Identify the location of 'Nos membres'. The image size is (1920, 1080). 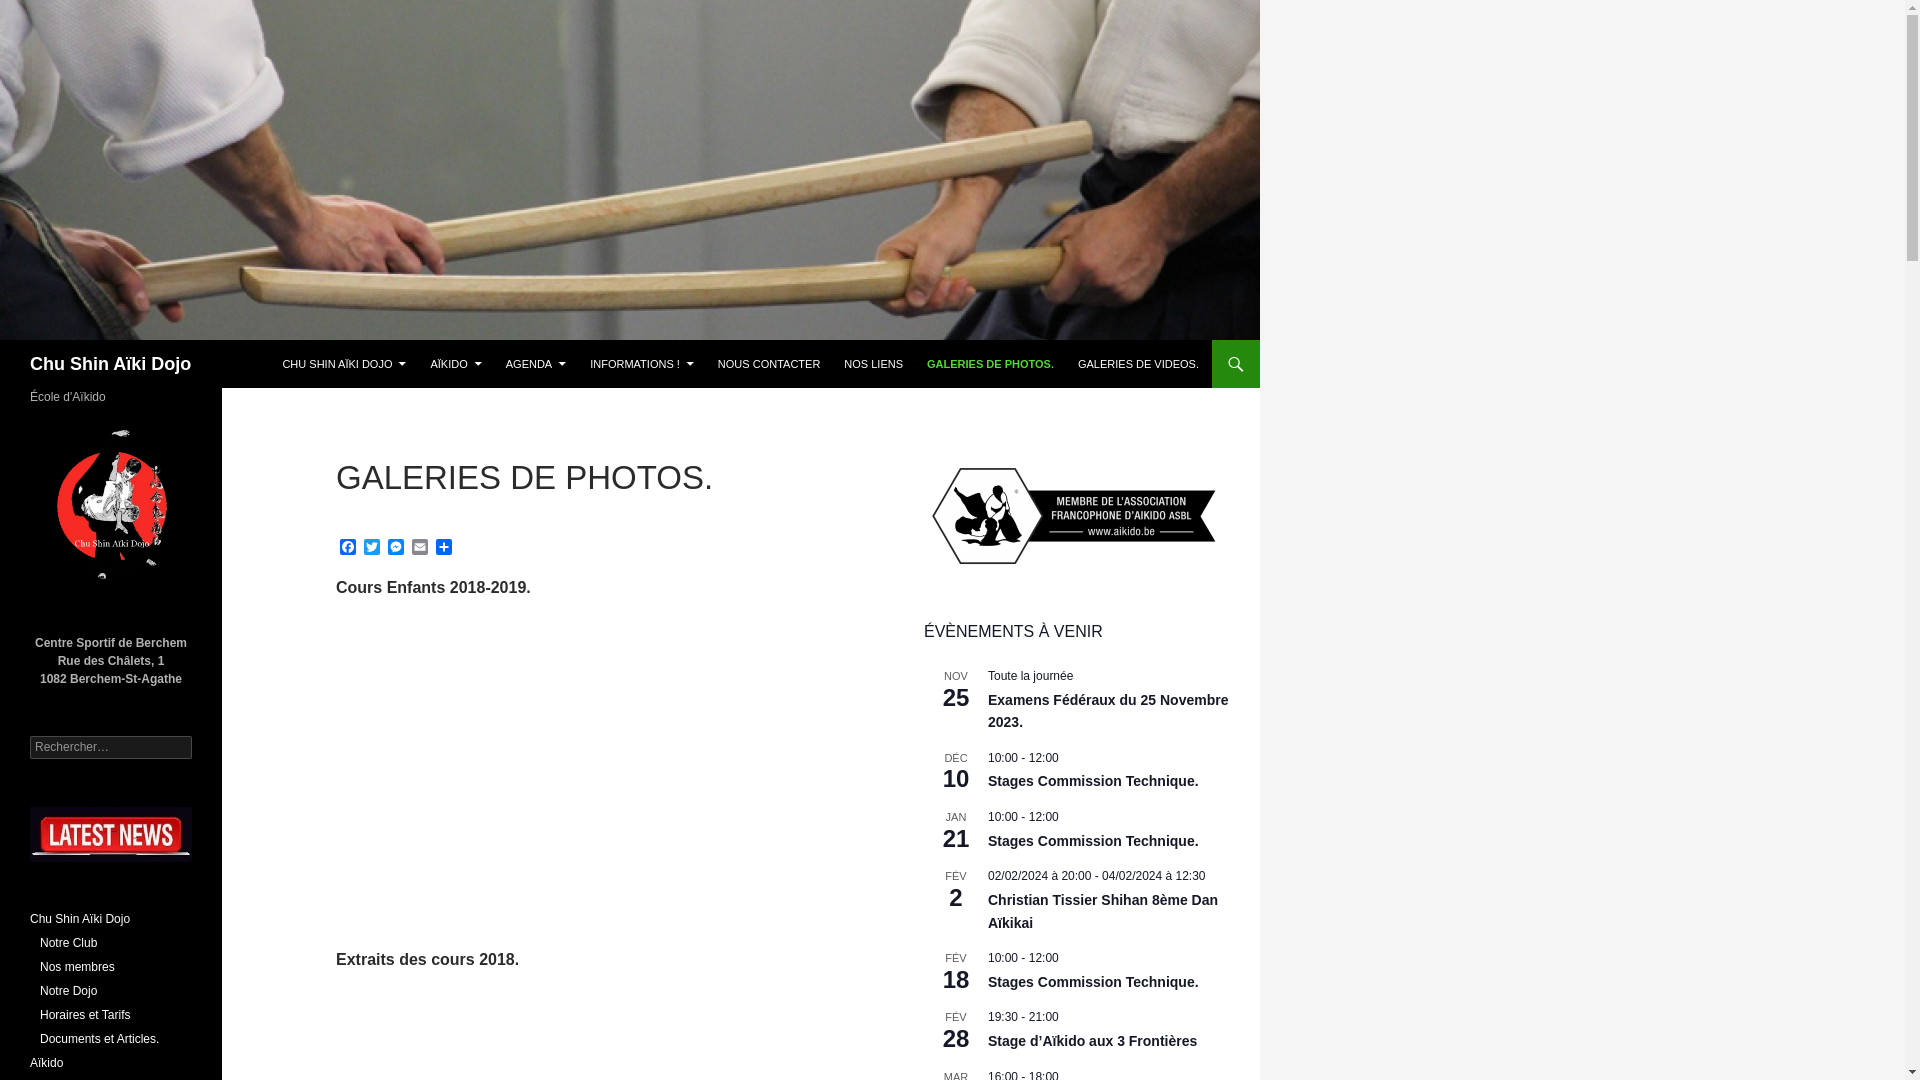
(77, 966).